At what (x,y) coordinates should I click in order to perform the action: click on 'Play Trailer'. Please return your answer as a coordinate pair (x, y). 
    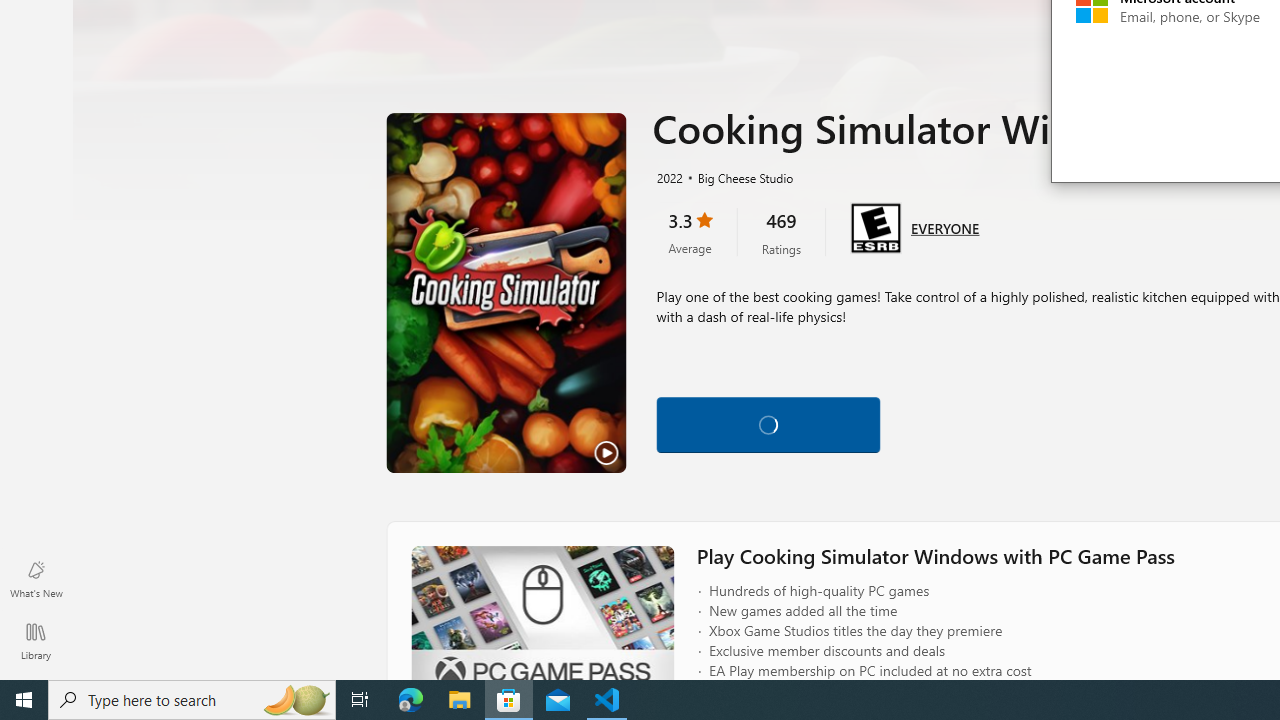
    Looking at the image, I should click on (506, 293).